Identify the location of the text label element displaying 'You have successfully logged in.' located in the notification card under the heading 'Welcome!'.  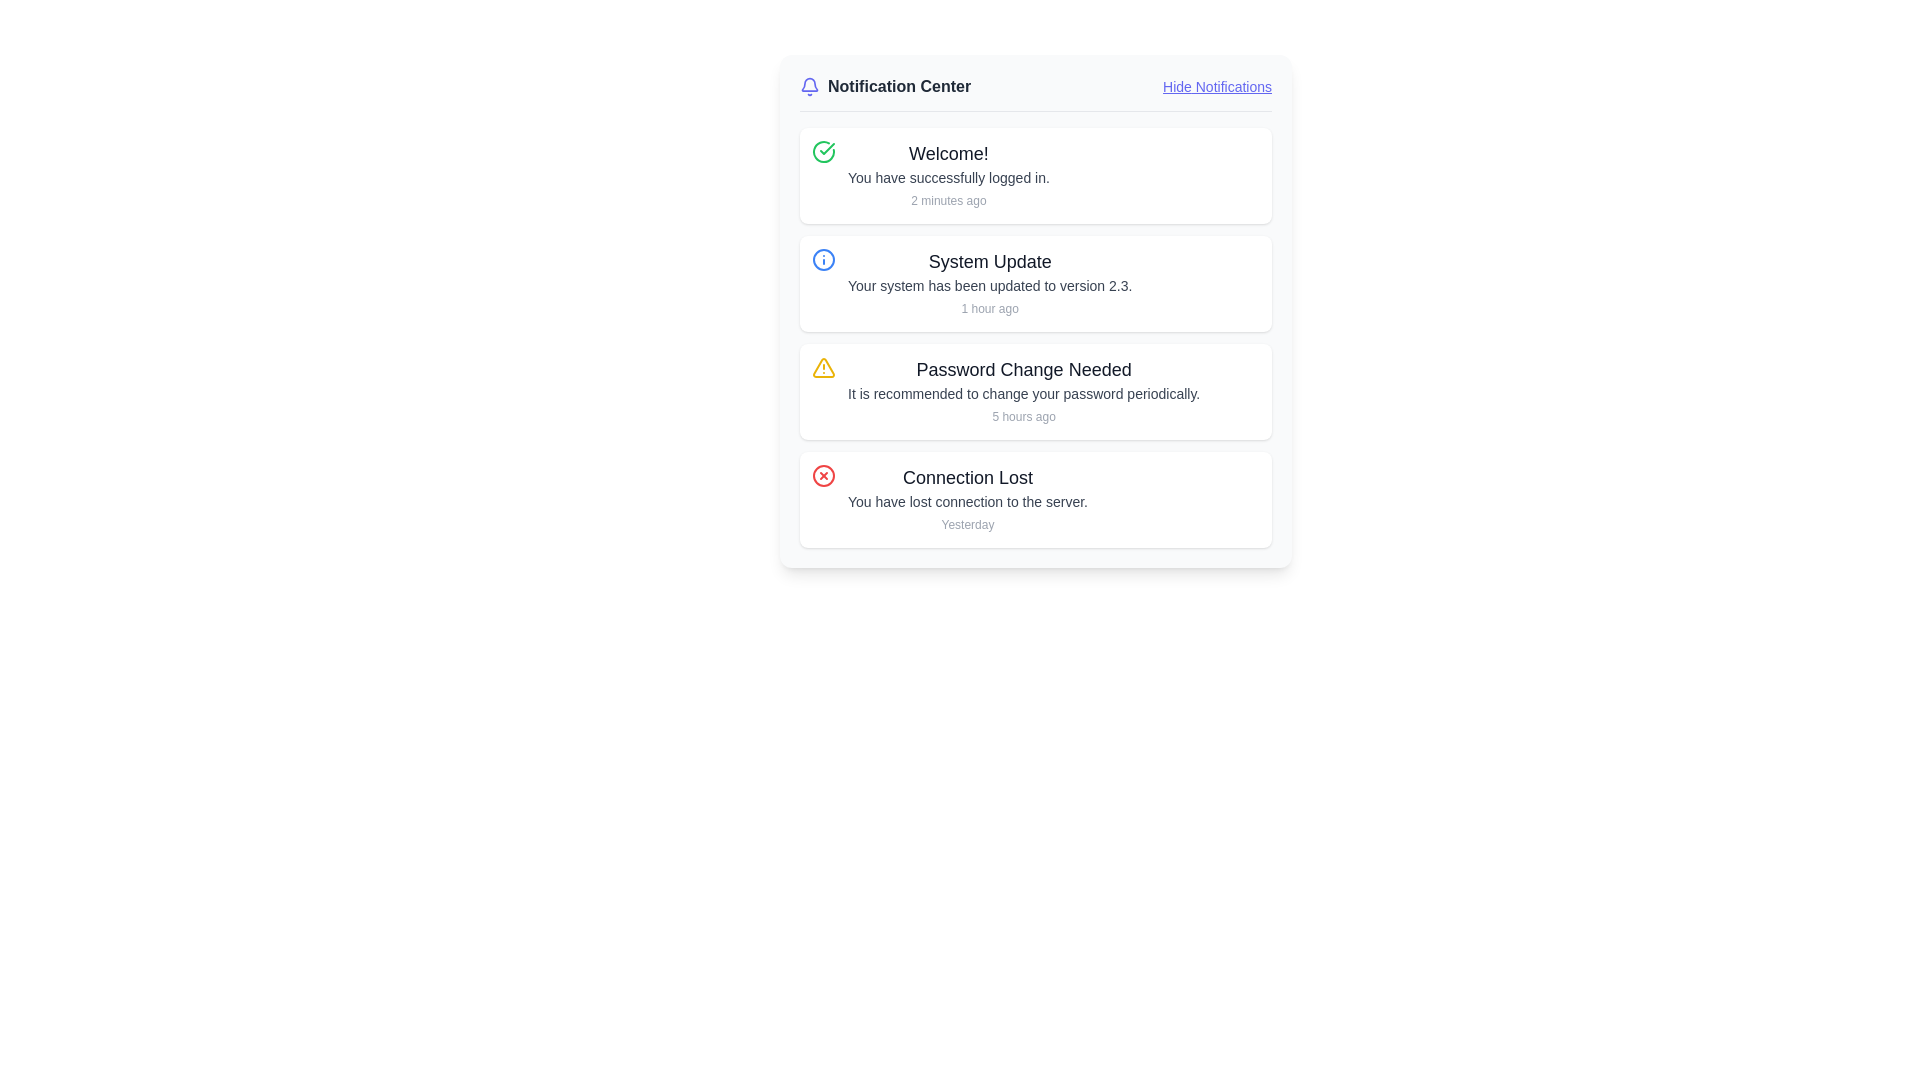
(947, 176).